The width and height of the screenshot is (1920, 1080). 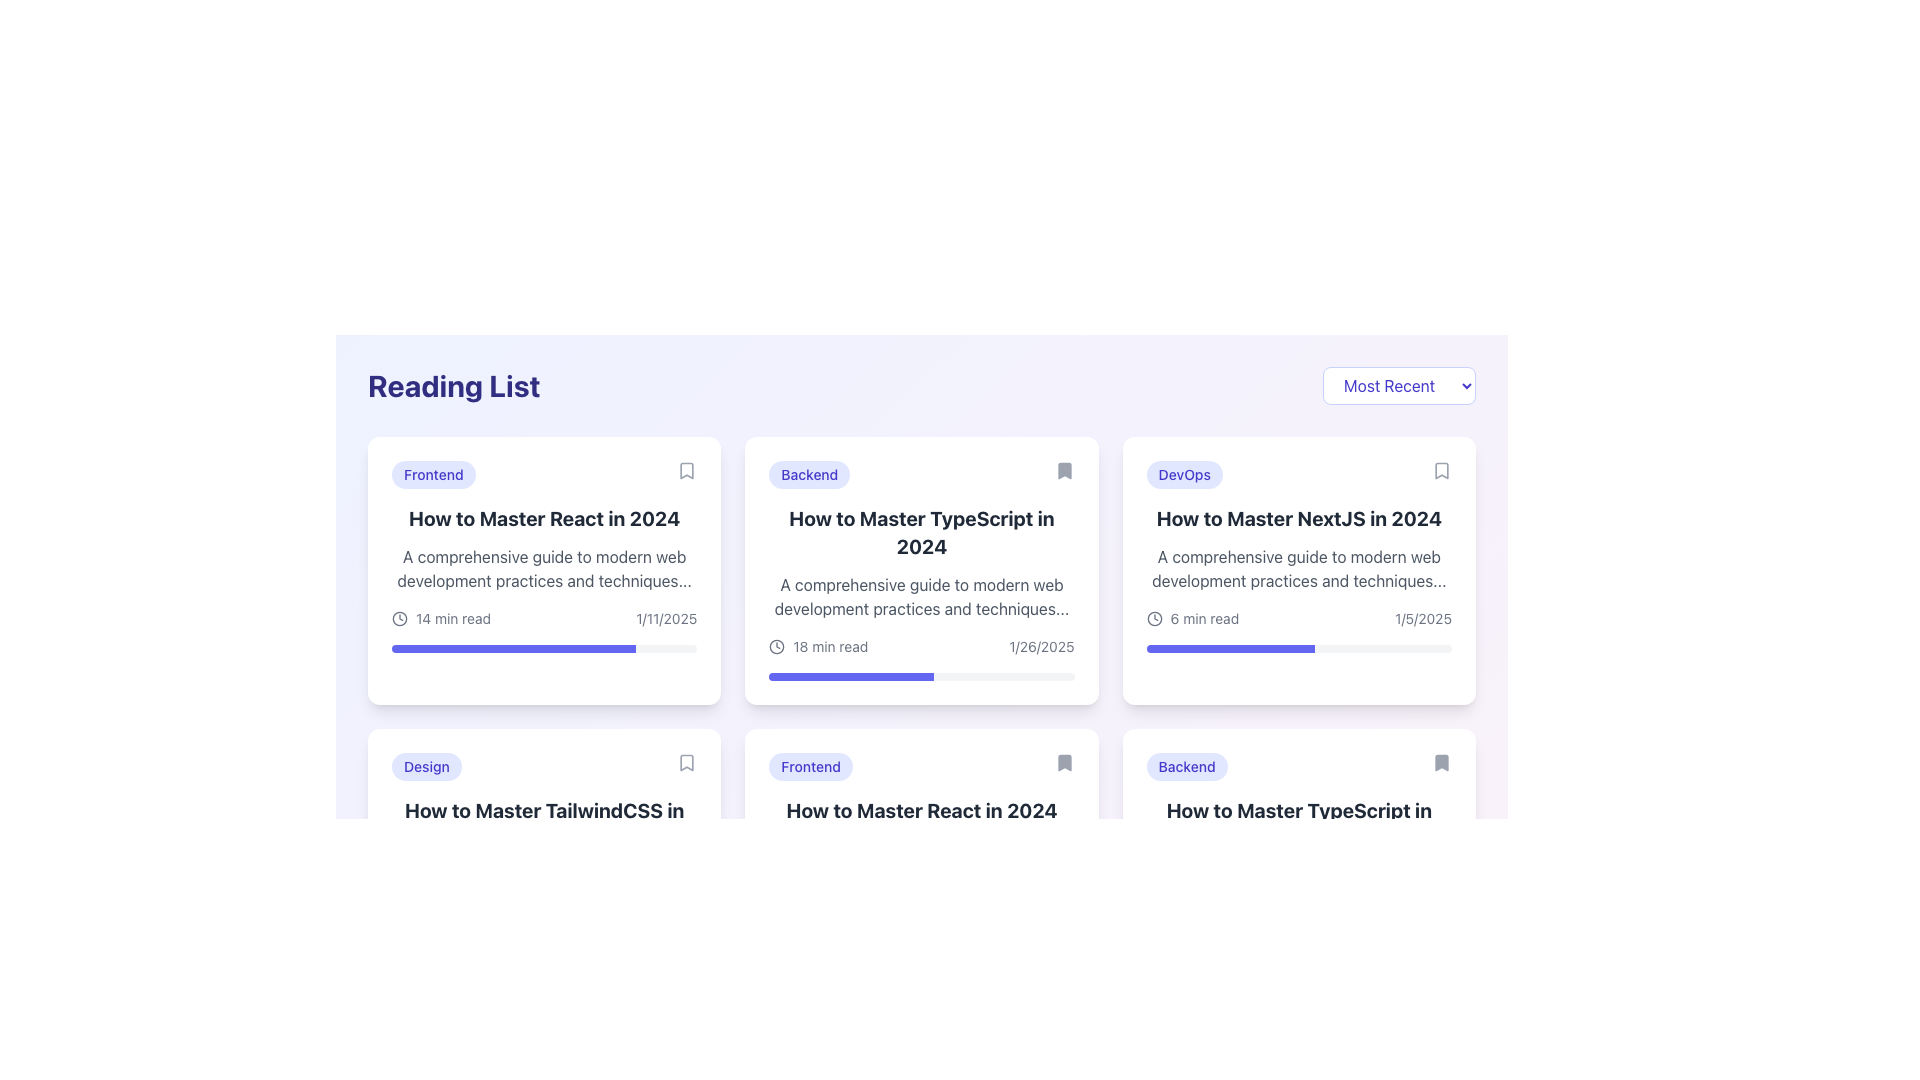 What do you see at coordinates (1187, 766) in the screenshot?
I see `the 'Backend' tag located in the bottom-right section of the interface, inside the card labeled 'How to Master TypeScript in 2024'` at bounding box center [1187, 766].